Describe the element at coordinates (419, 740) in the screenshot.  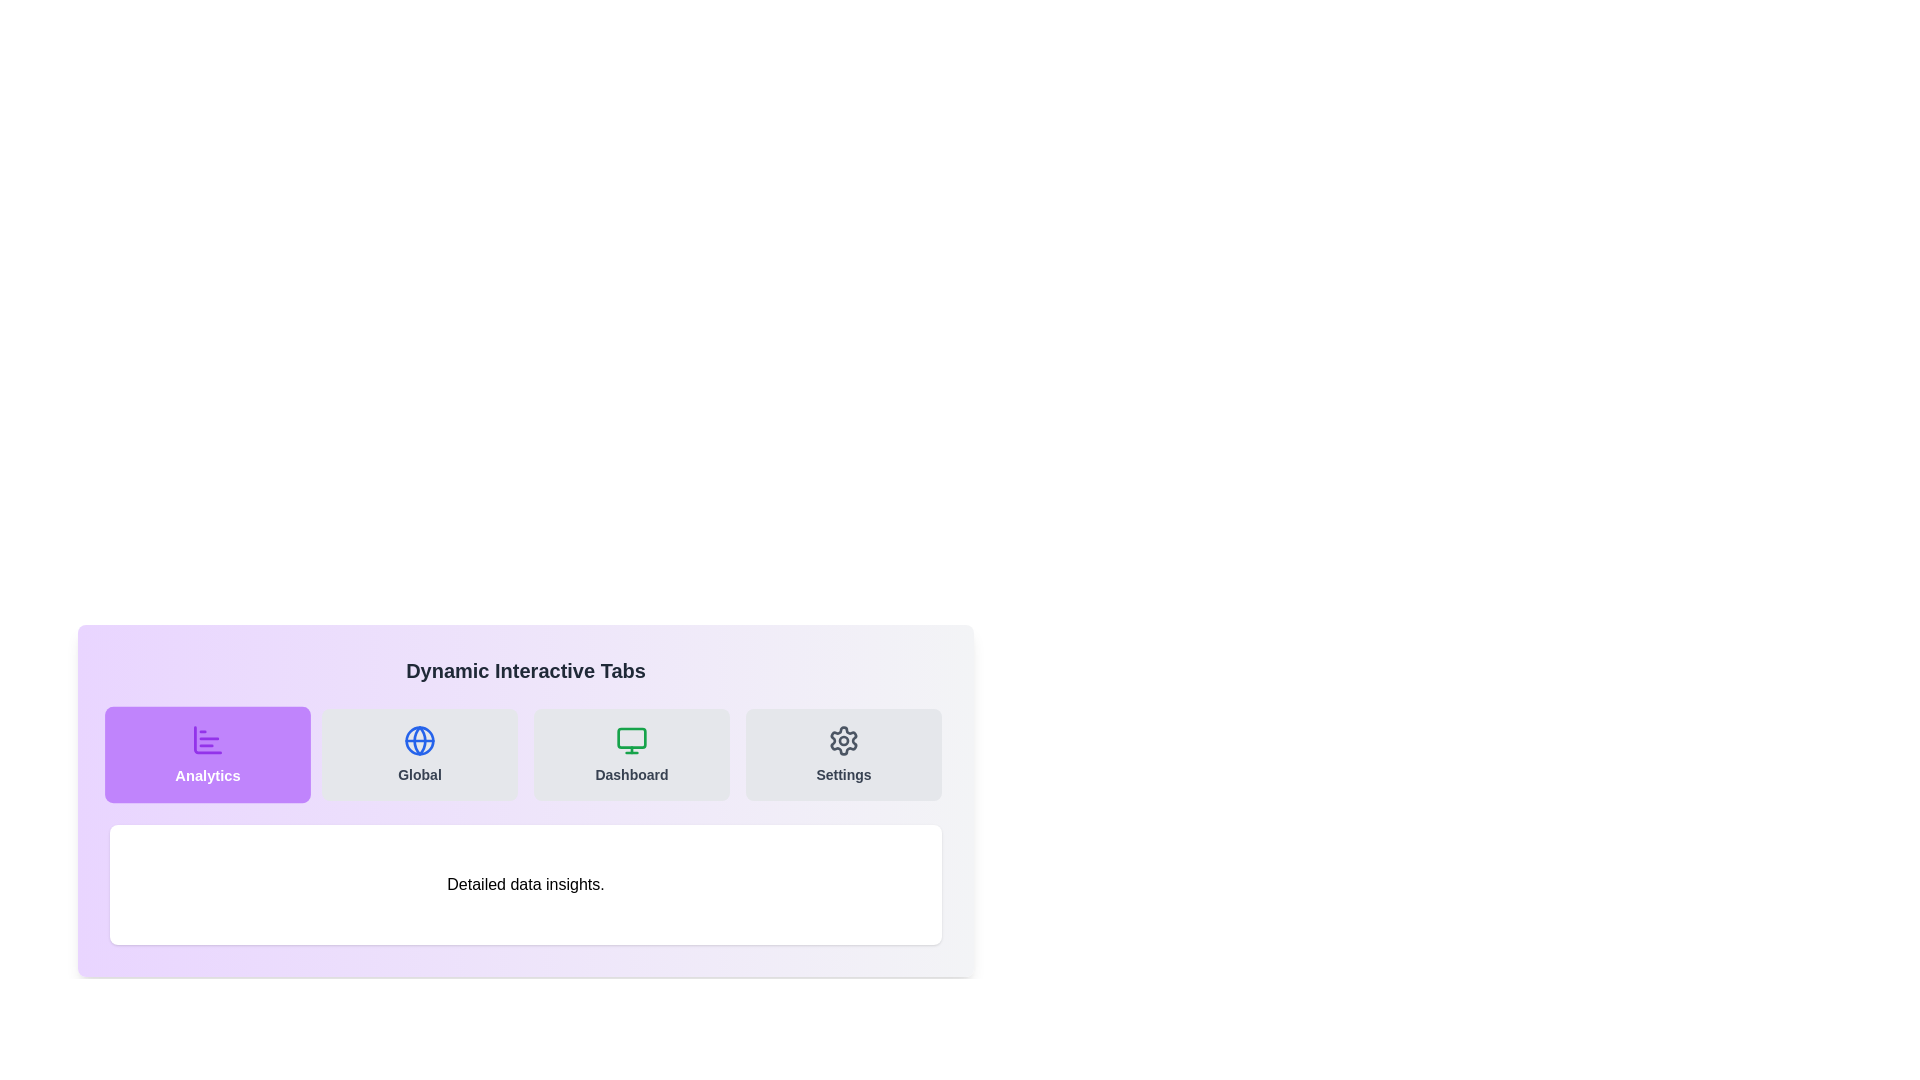
I see `the decorative SVG Circle Element associated with the 'Global' tab, which visually represents worldwide content` at that location.